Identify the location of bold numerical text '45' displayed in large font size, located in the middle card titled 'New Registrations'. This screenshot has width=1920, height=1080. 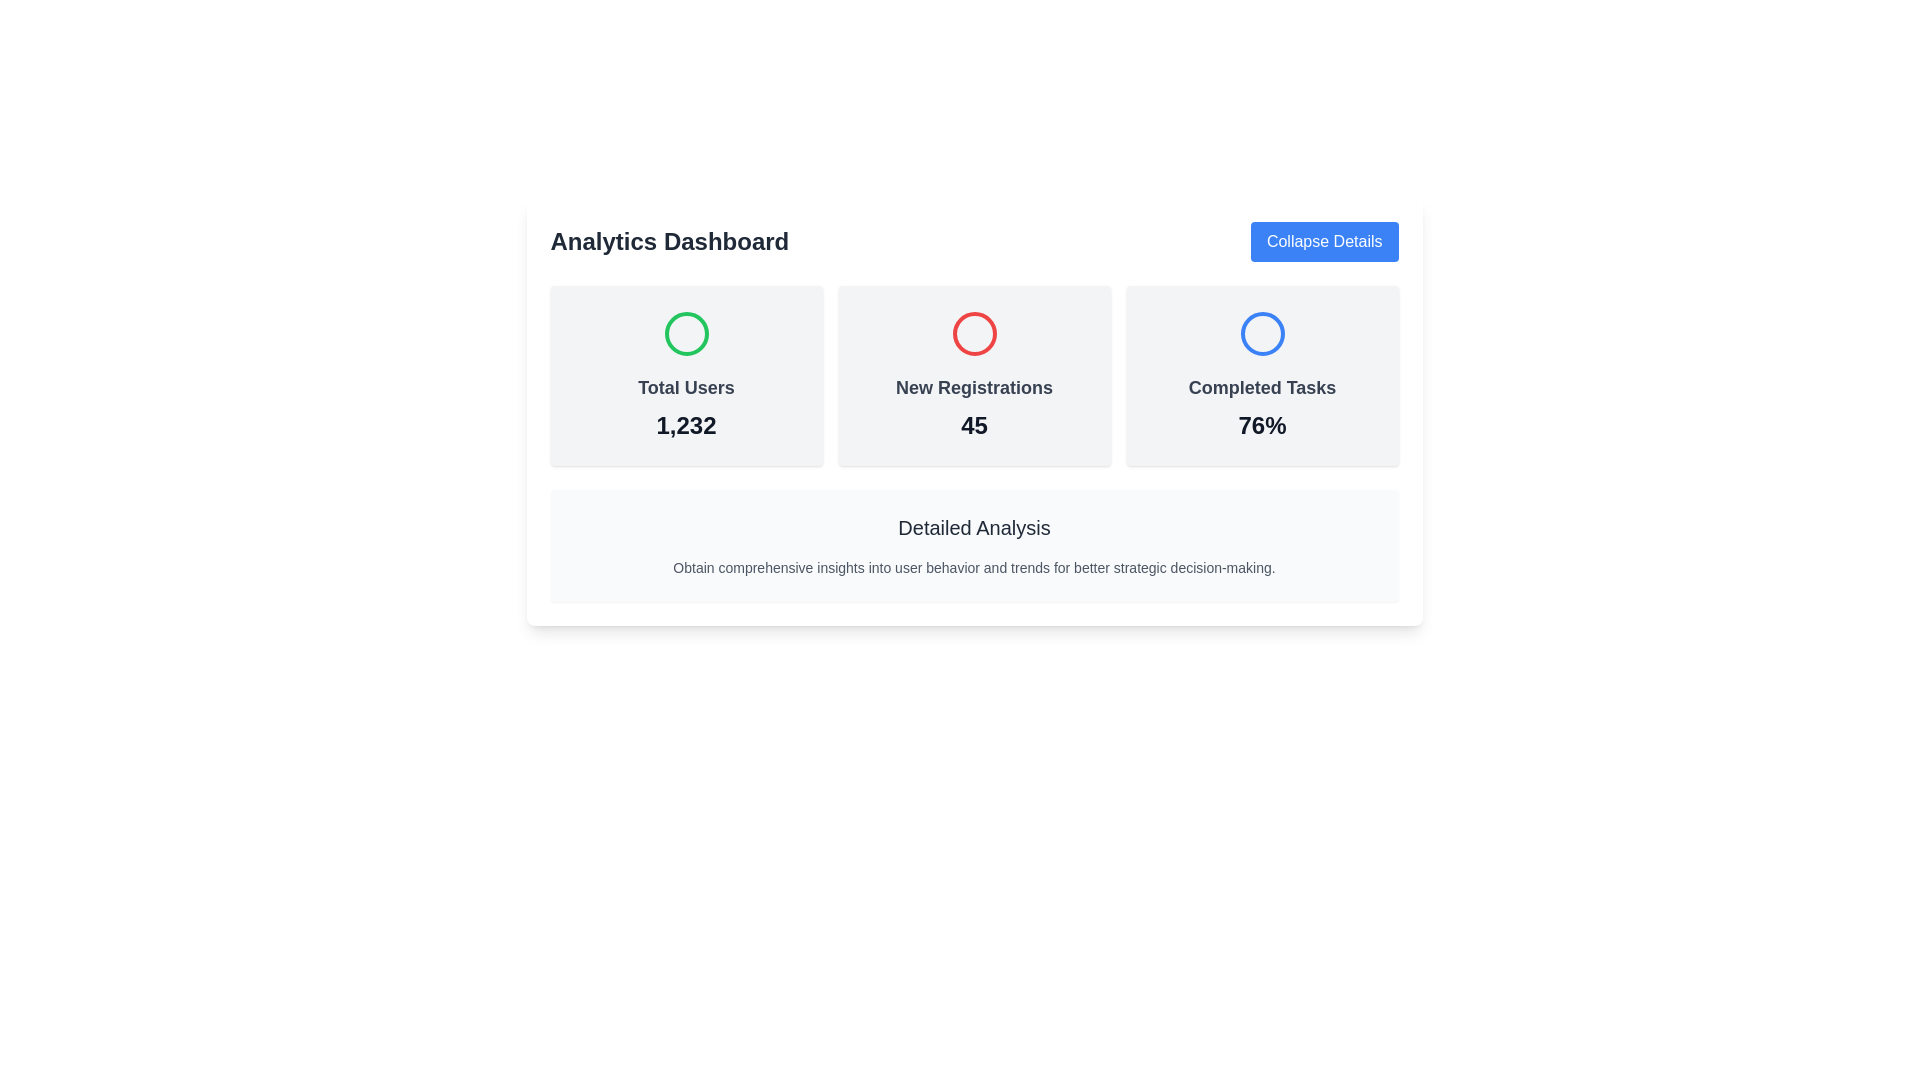
(974, 424).